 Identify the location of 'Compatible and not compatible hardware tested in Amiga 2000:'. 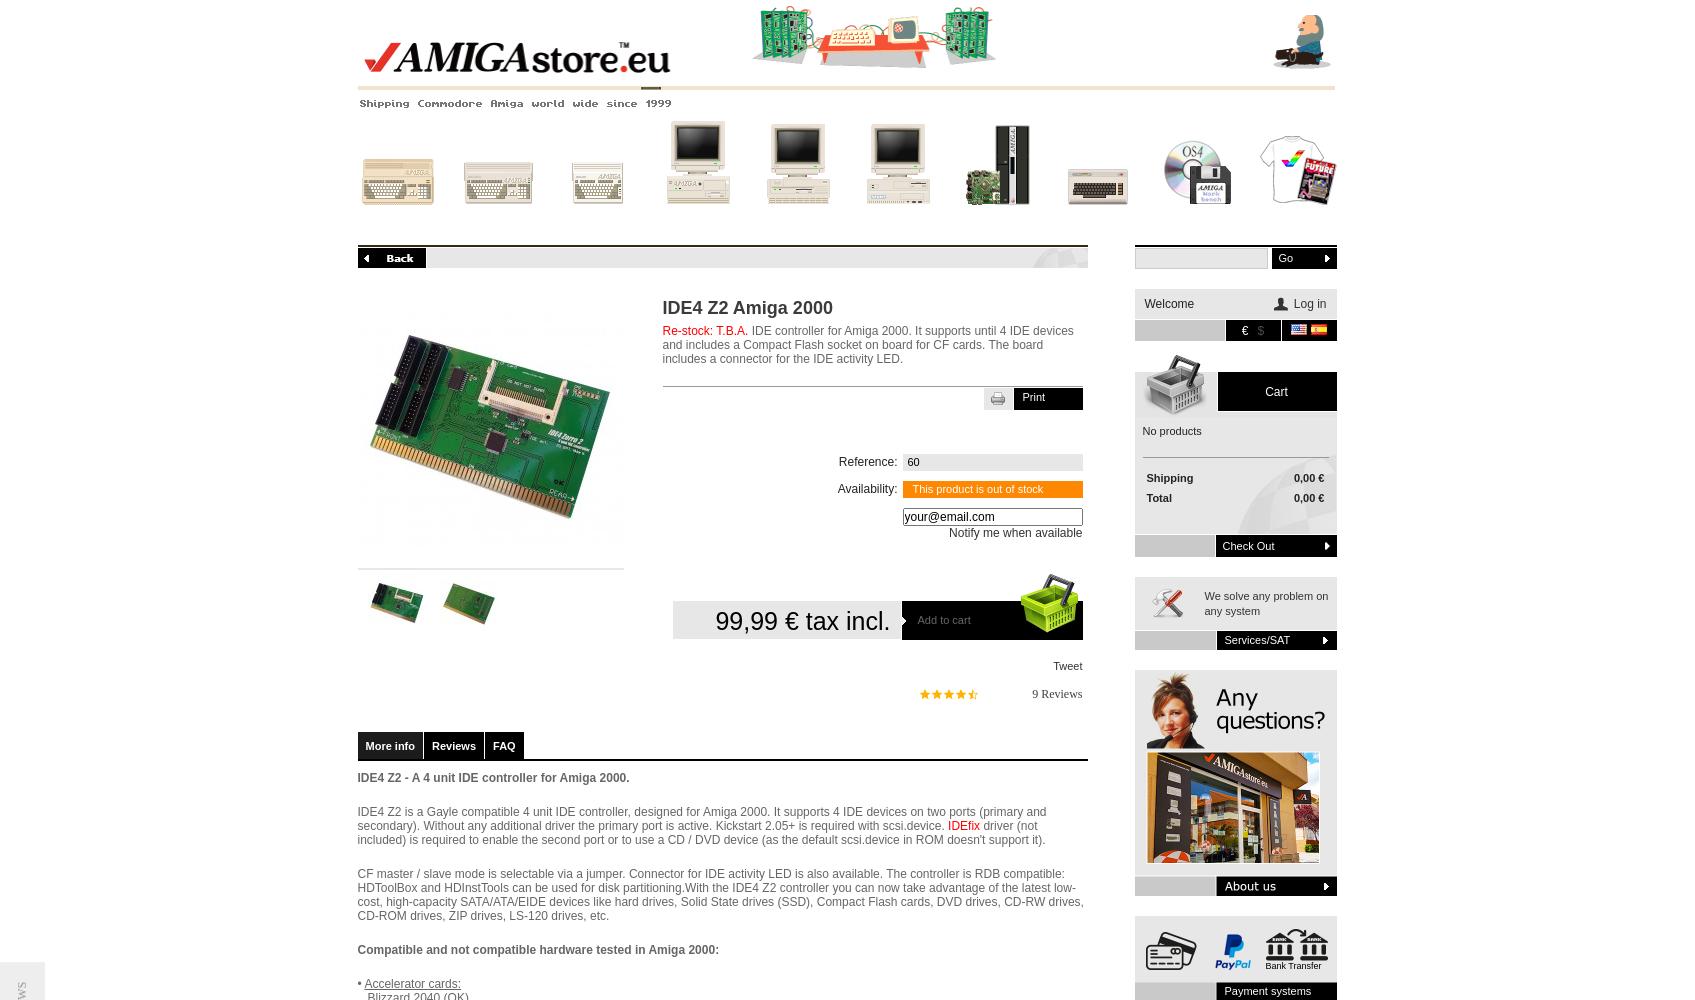
(537, 949).